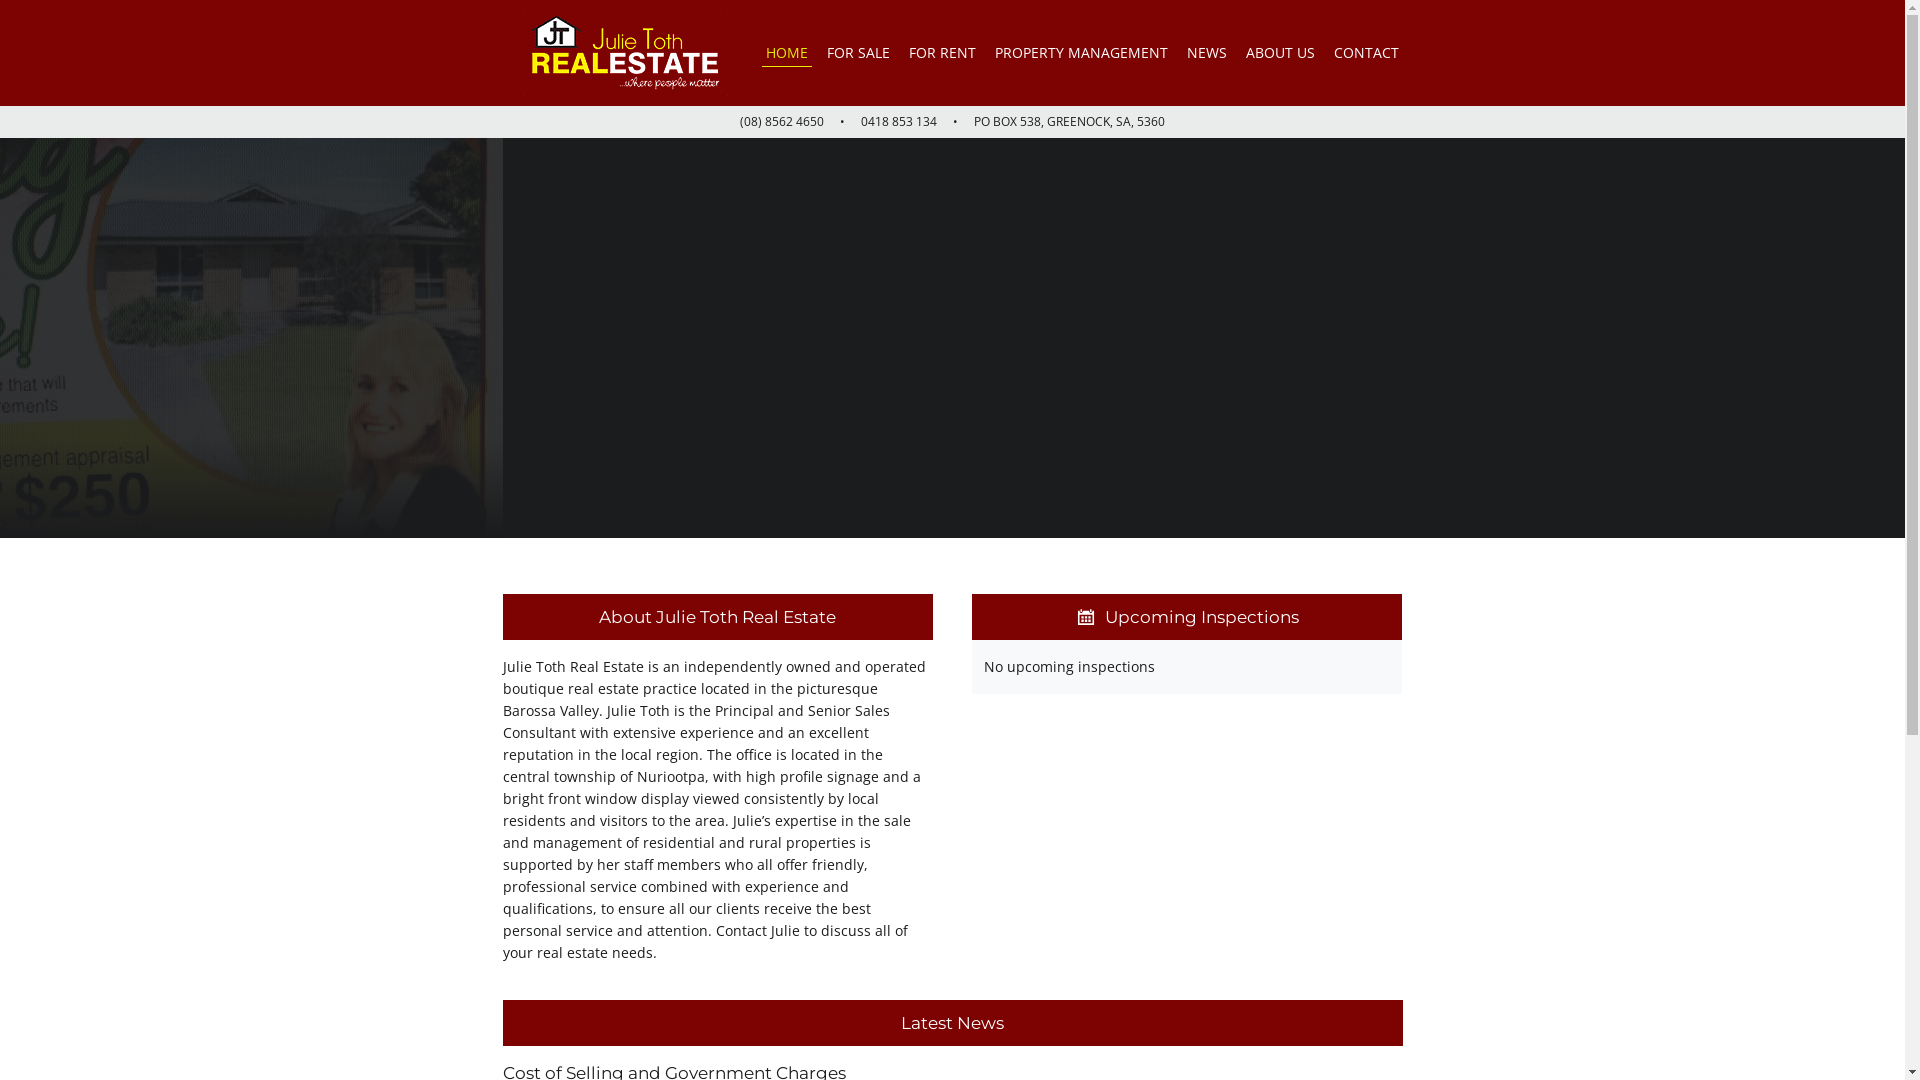  I want to click on 'ABOUT US', so click(1280, 52).